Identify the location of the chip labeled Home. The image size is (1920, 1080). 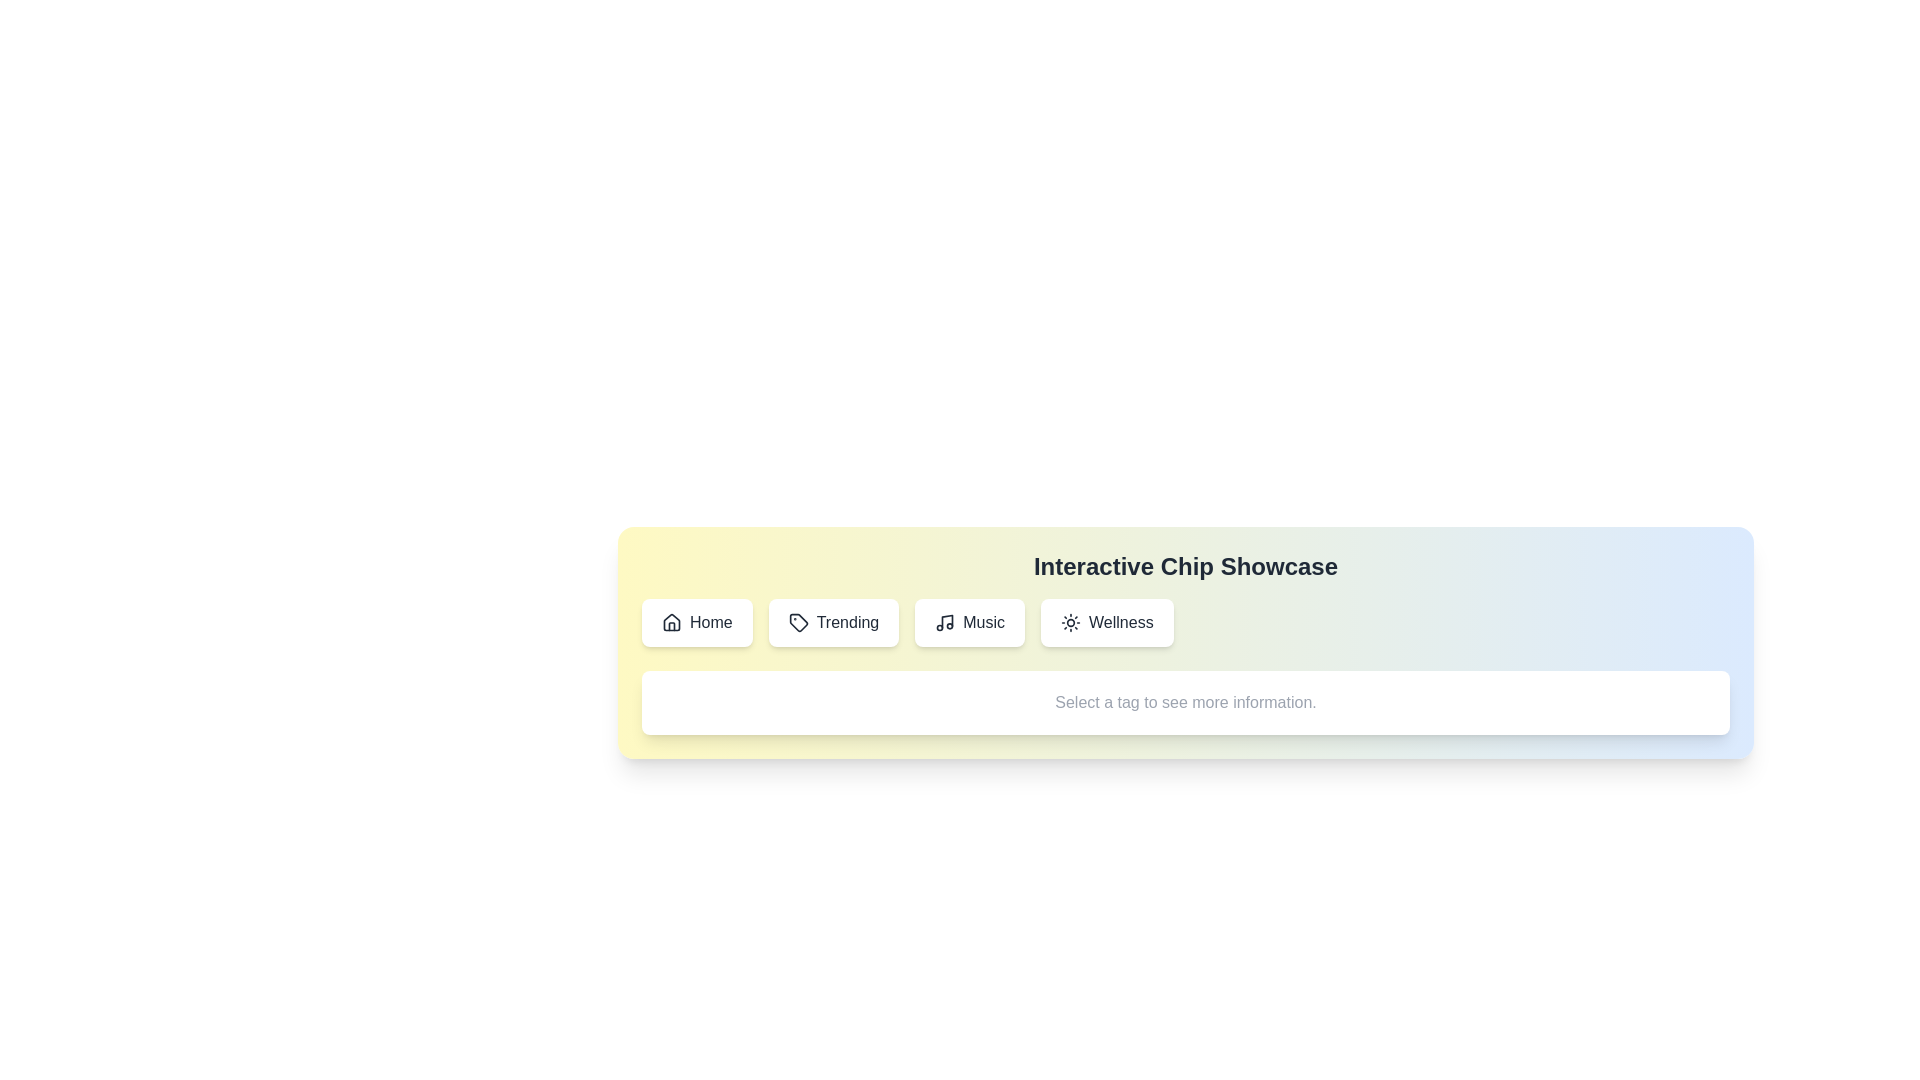
(697, 622).